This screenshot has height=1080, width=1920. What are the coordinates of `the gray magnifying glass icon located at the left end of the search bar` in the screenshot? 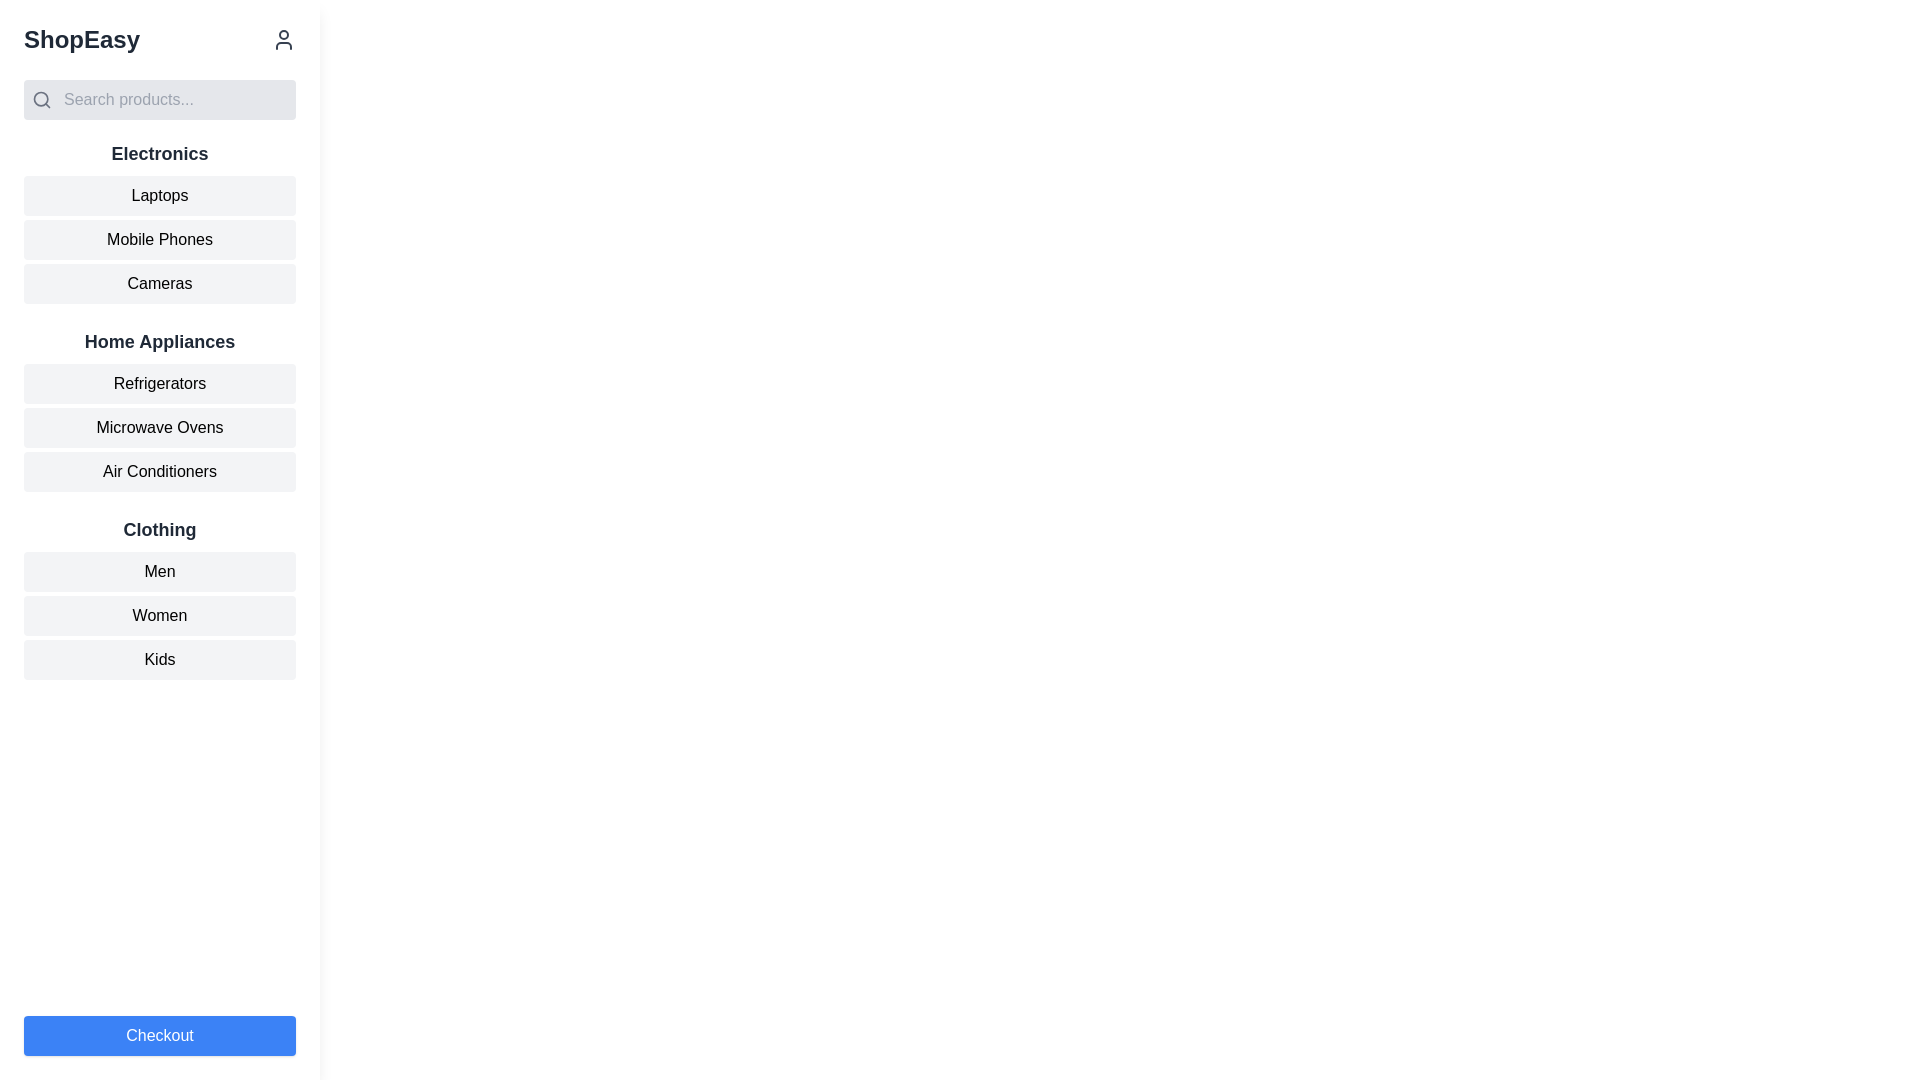 It's located at (42, 100).